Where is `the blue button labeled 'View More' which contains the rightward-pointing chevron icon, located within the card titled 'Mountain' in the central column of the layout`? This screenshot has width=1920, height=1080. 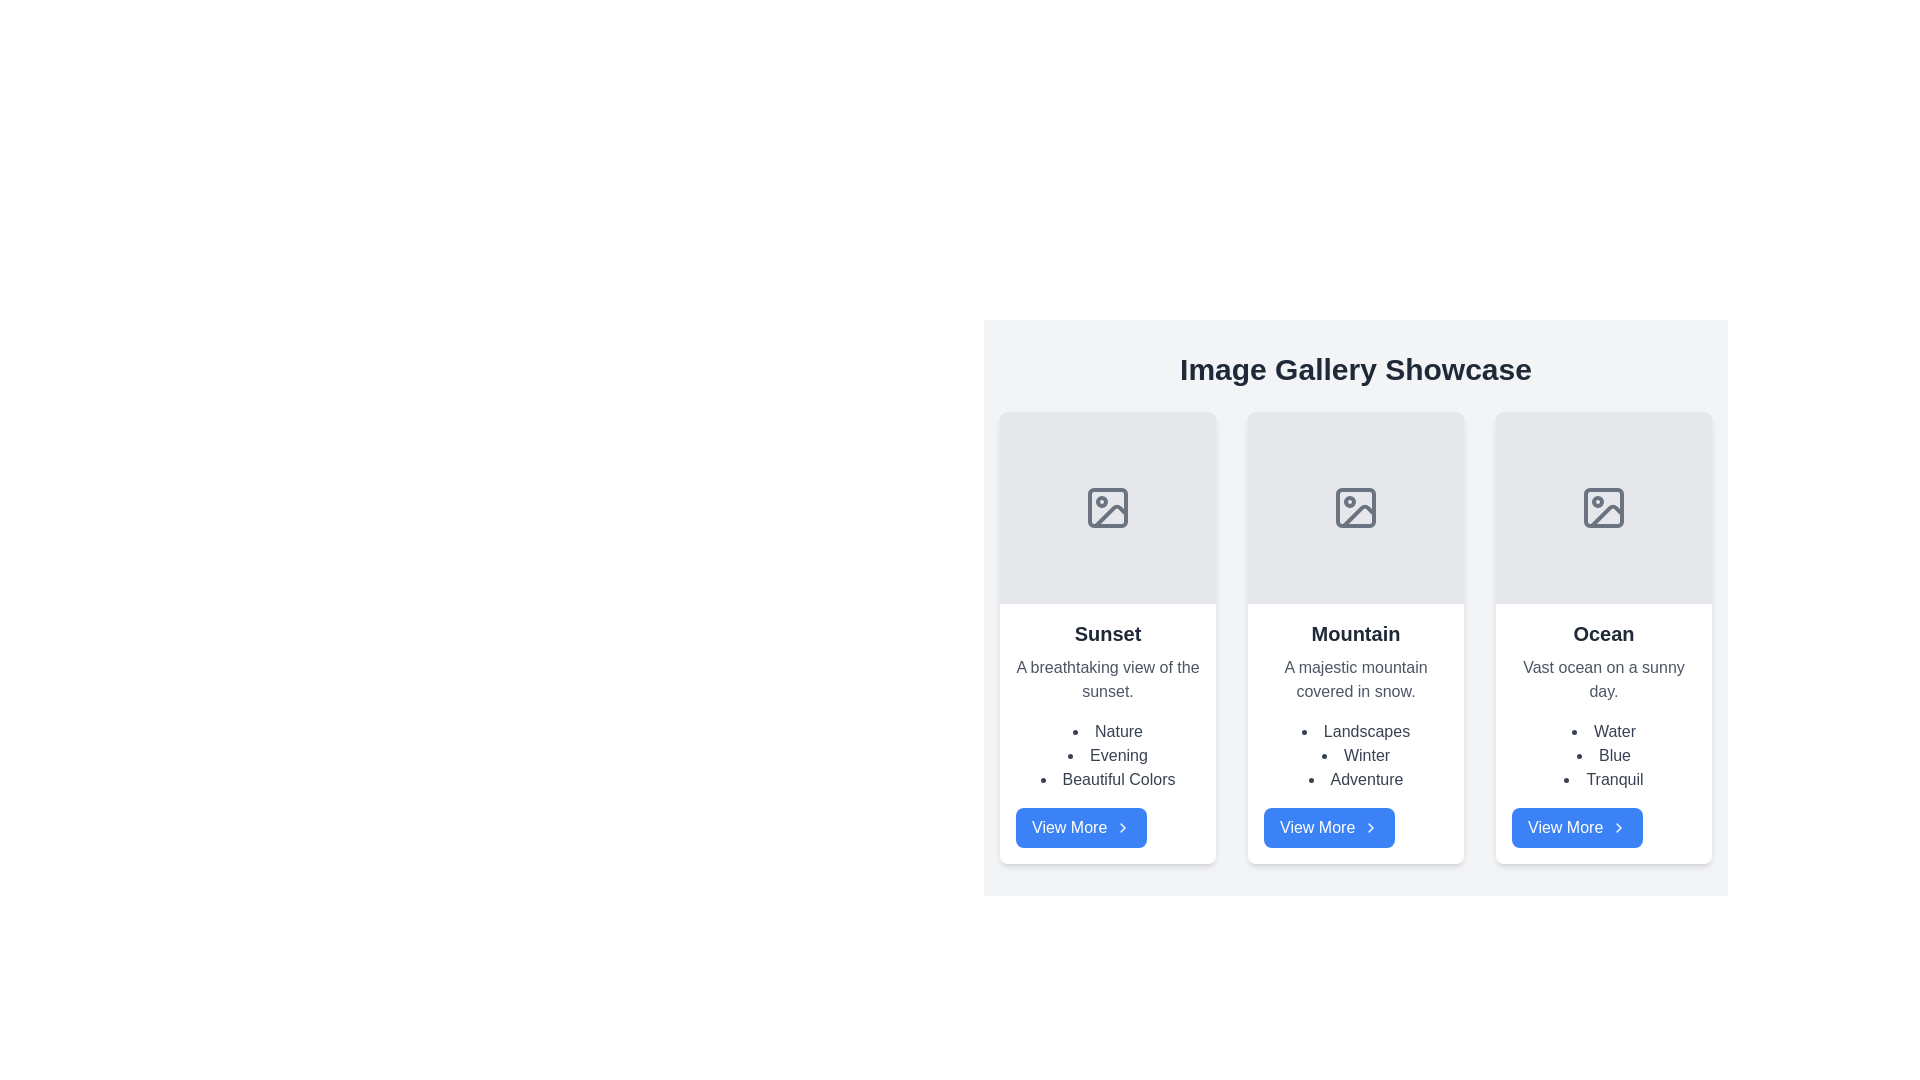 the blue button labeled 'View More' which contains the rightward-pointing chevron icon, located within the card titled 'Mountain' in the central column of the layout is located at coordinates (1370, 828).